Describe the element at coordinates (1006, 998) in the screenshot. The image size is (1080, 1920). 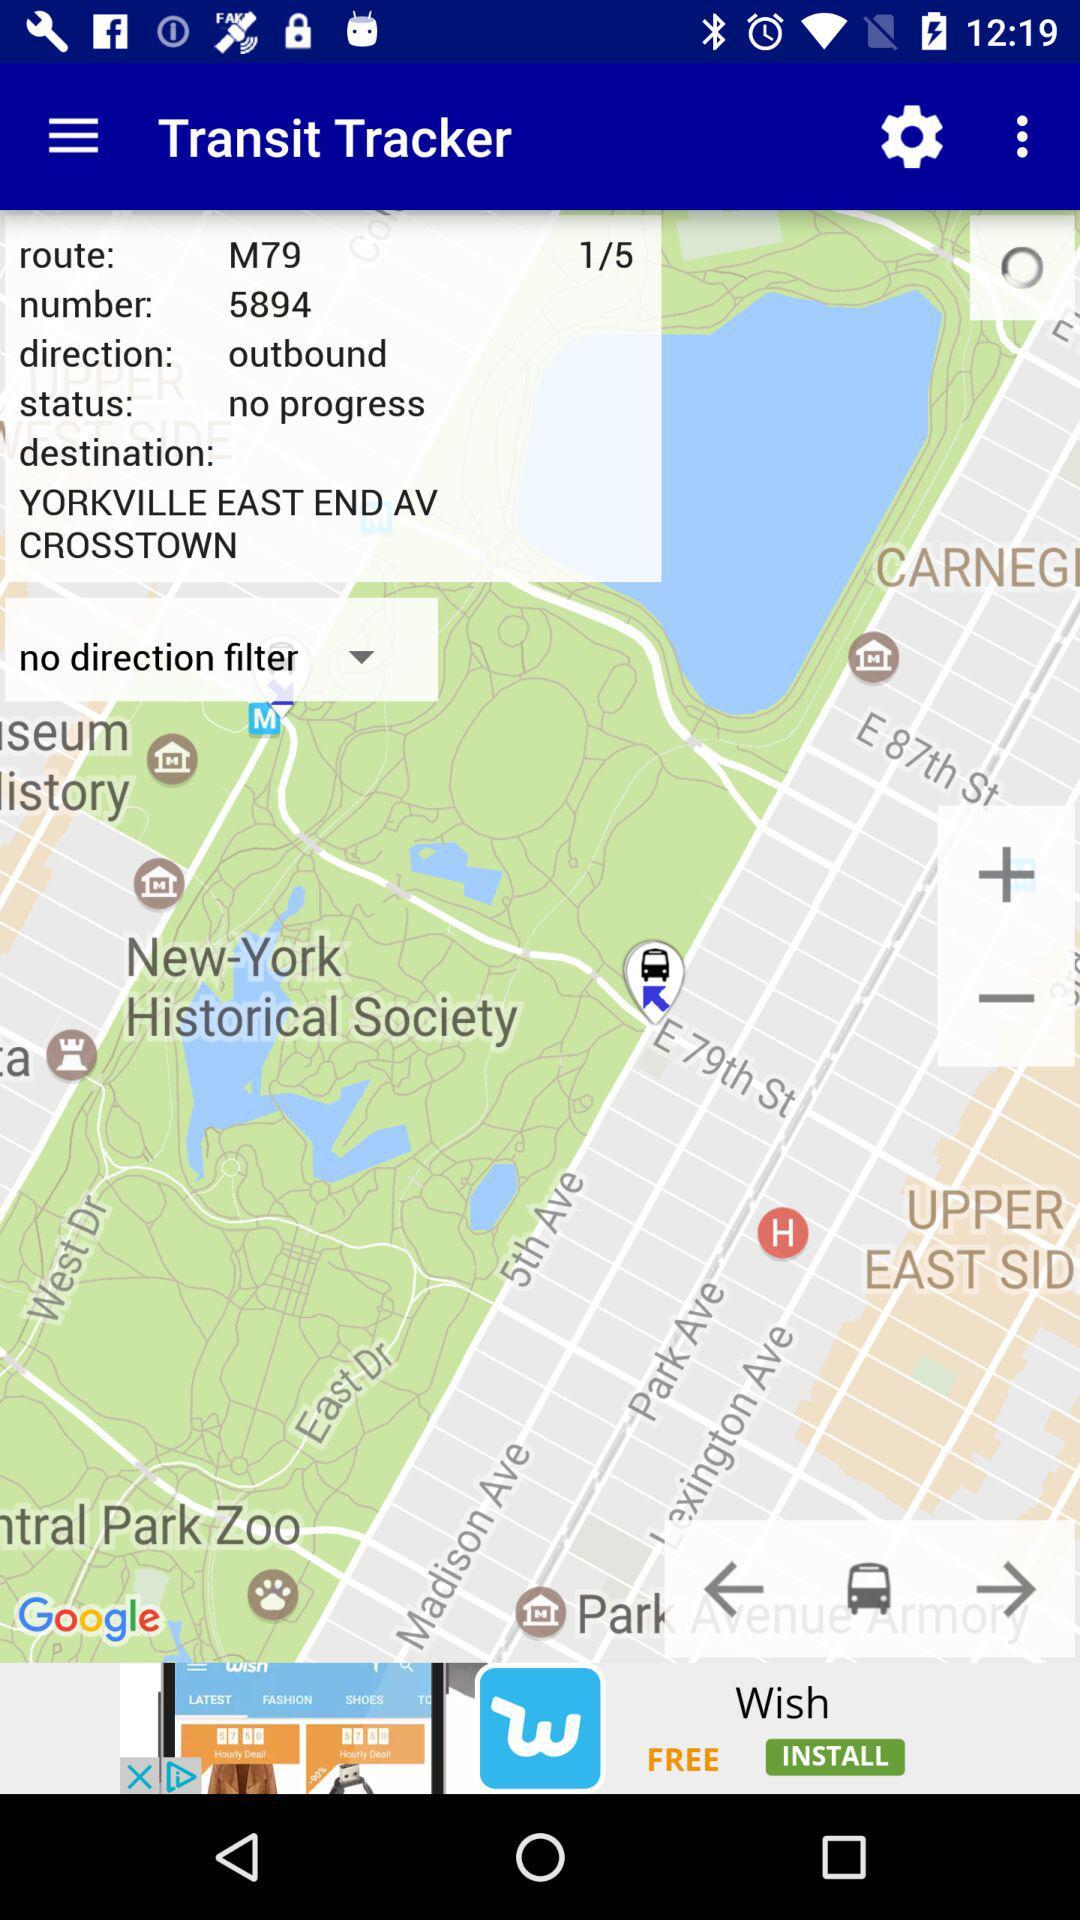
I see `sign` at that location.